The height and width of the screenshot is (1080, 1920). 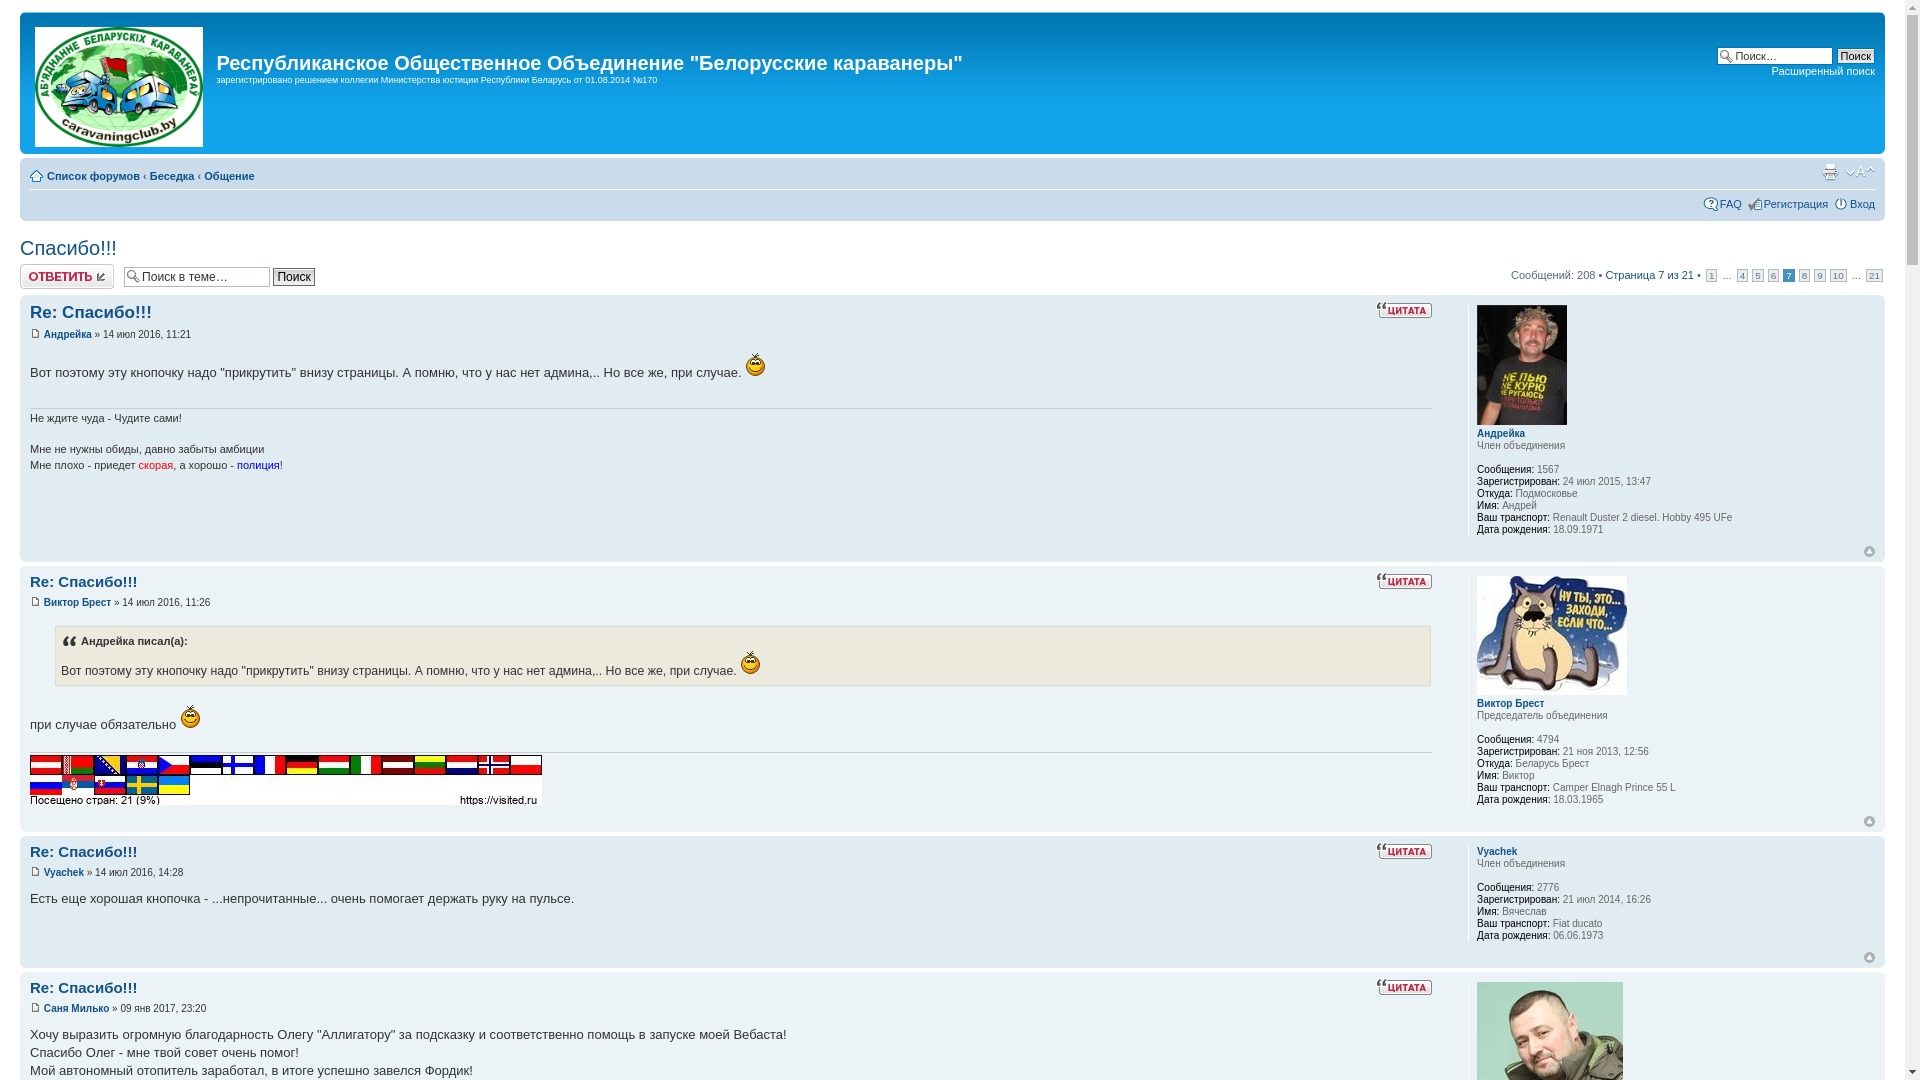 What do you see at coordinates (1756, 275) in the screenshot?
I see `'5'` at bounding box center [1756, 275].